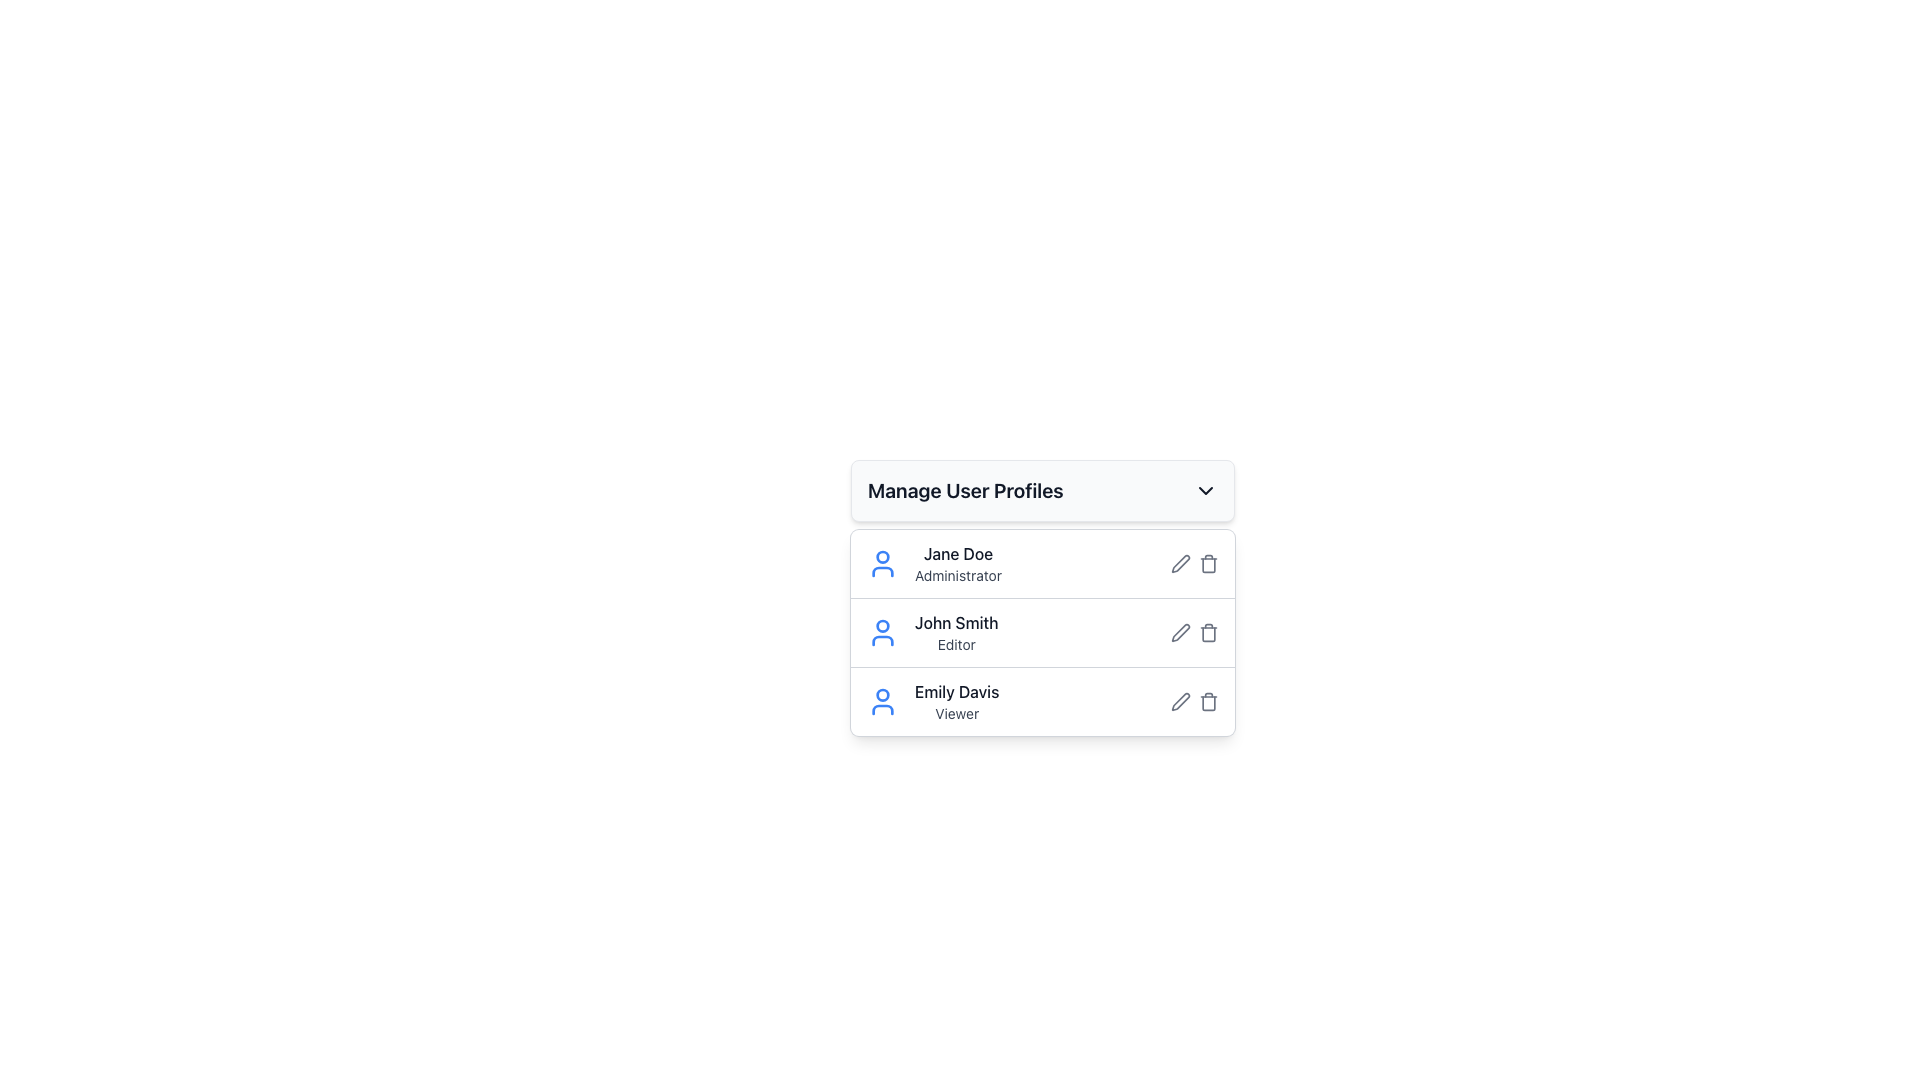 This screenshot has width=1920, height=1080. Describe the element at coordinates (1041, 490) in the screenshot. I see `the Dropdown header for managing user profiles` at that location.